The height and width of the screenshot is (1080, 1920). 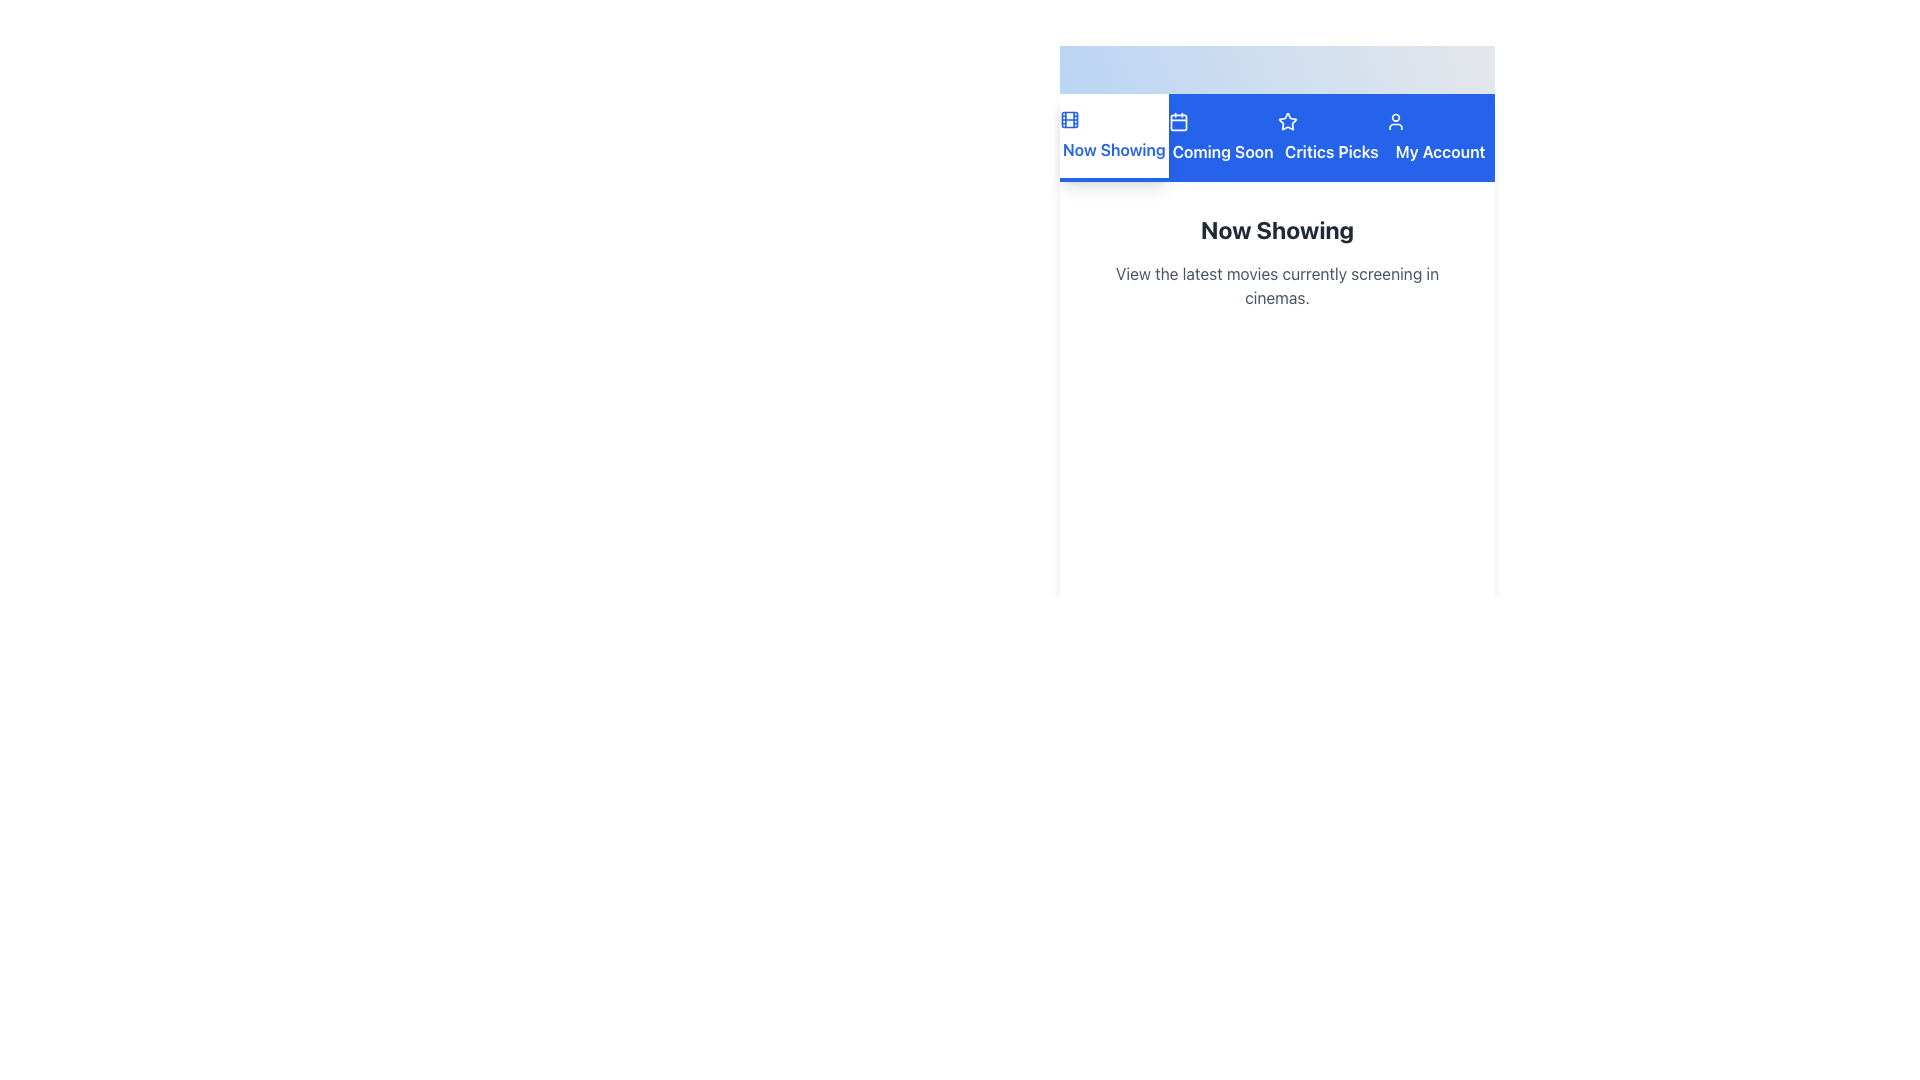 I want to click on the 'Coming Soon' navigation label, which is the second item in the top navigation bar, so click(x=1222, y=150).